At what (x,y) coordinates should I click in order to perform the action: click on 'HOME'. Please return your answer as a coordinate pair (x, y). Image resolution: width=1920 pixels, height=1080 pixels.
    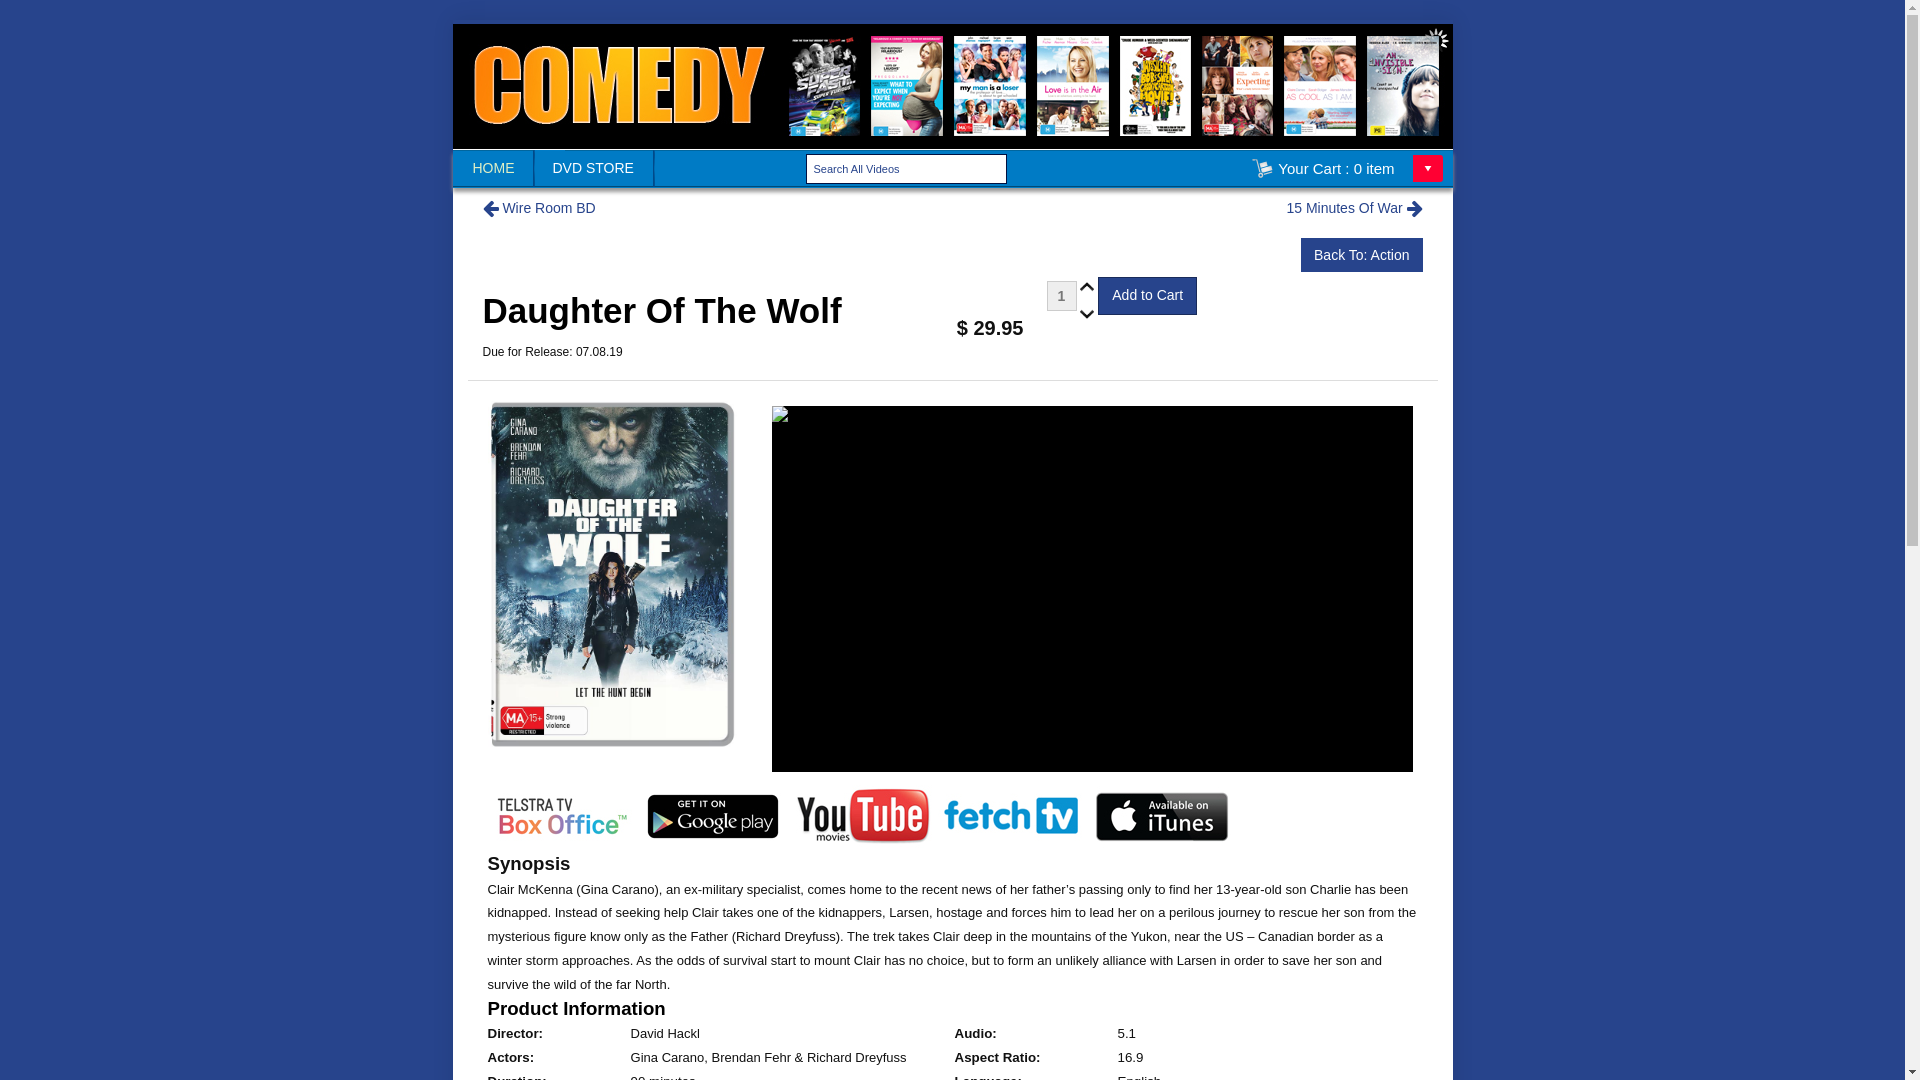
    Looking at the image, I should click on (493, 167).